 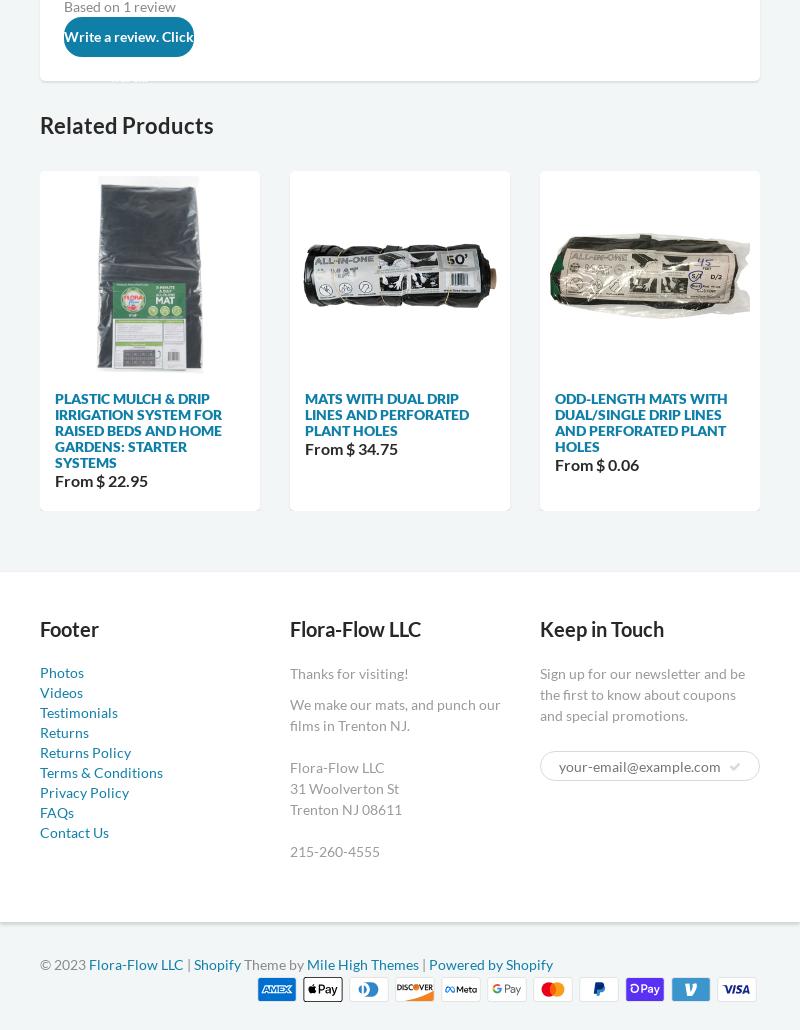 I want to click on 'We make our mats, and punch our films in Trenton NJ.', so click(x=394, y=715).